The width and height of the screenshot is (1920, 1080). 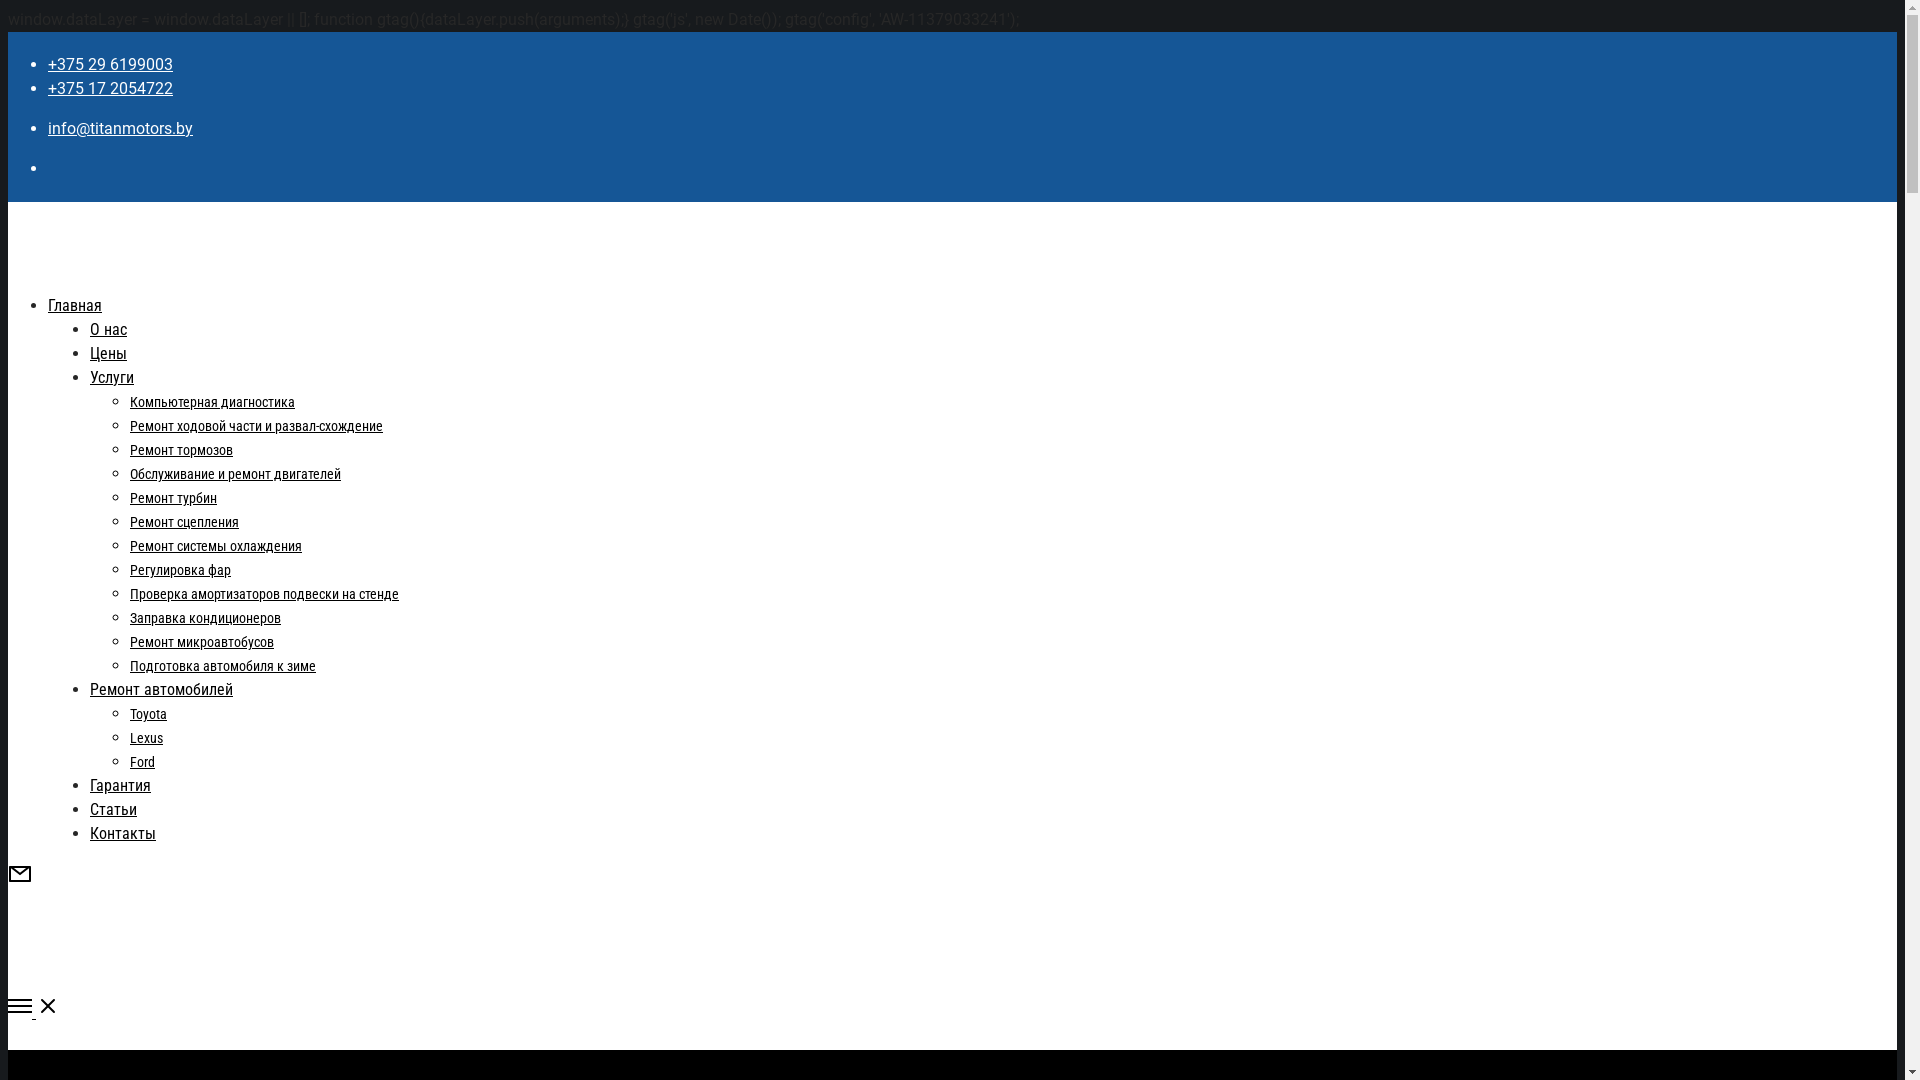 What do you see at coordinates (19, 1067) in the screenshot?
I see `'Close'` at bounding box center [19, 1067].